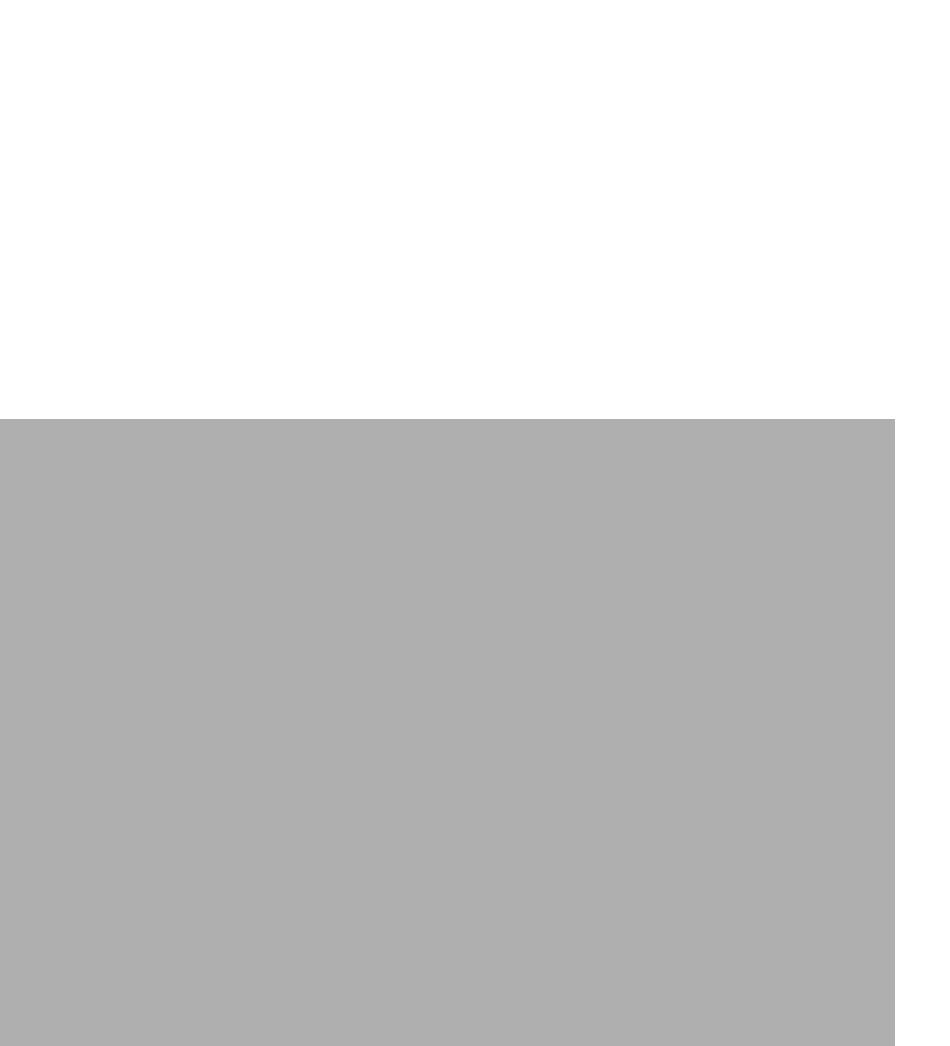  I want to click on 'Plugin+', so click(165, 794).